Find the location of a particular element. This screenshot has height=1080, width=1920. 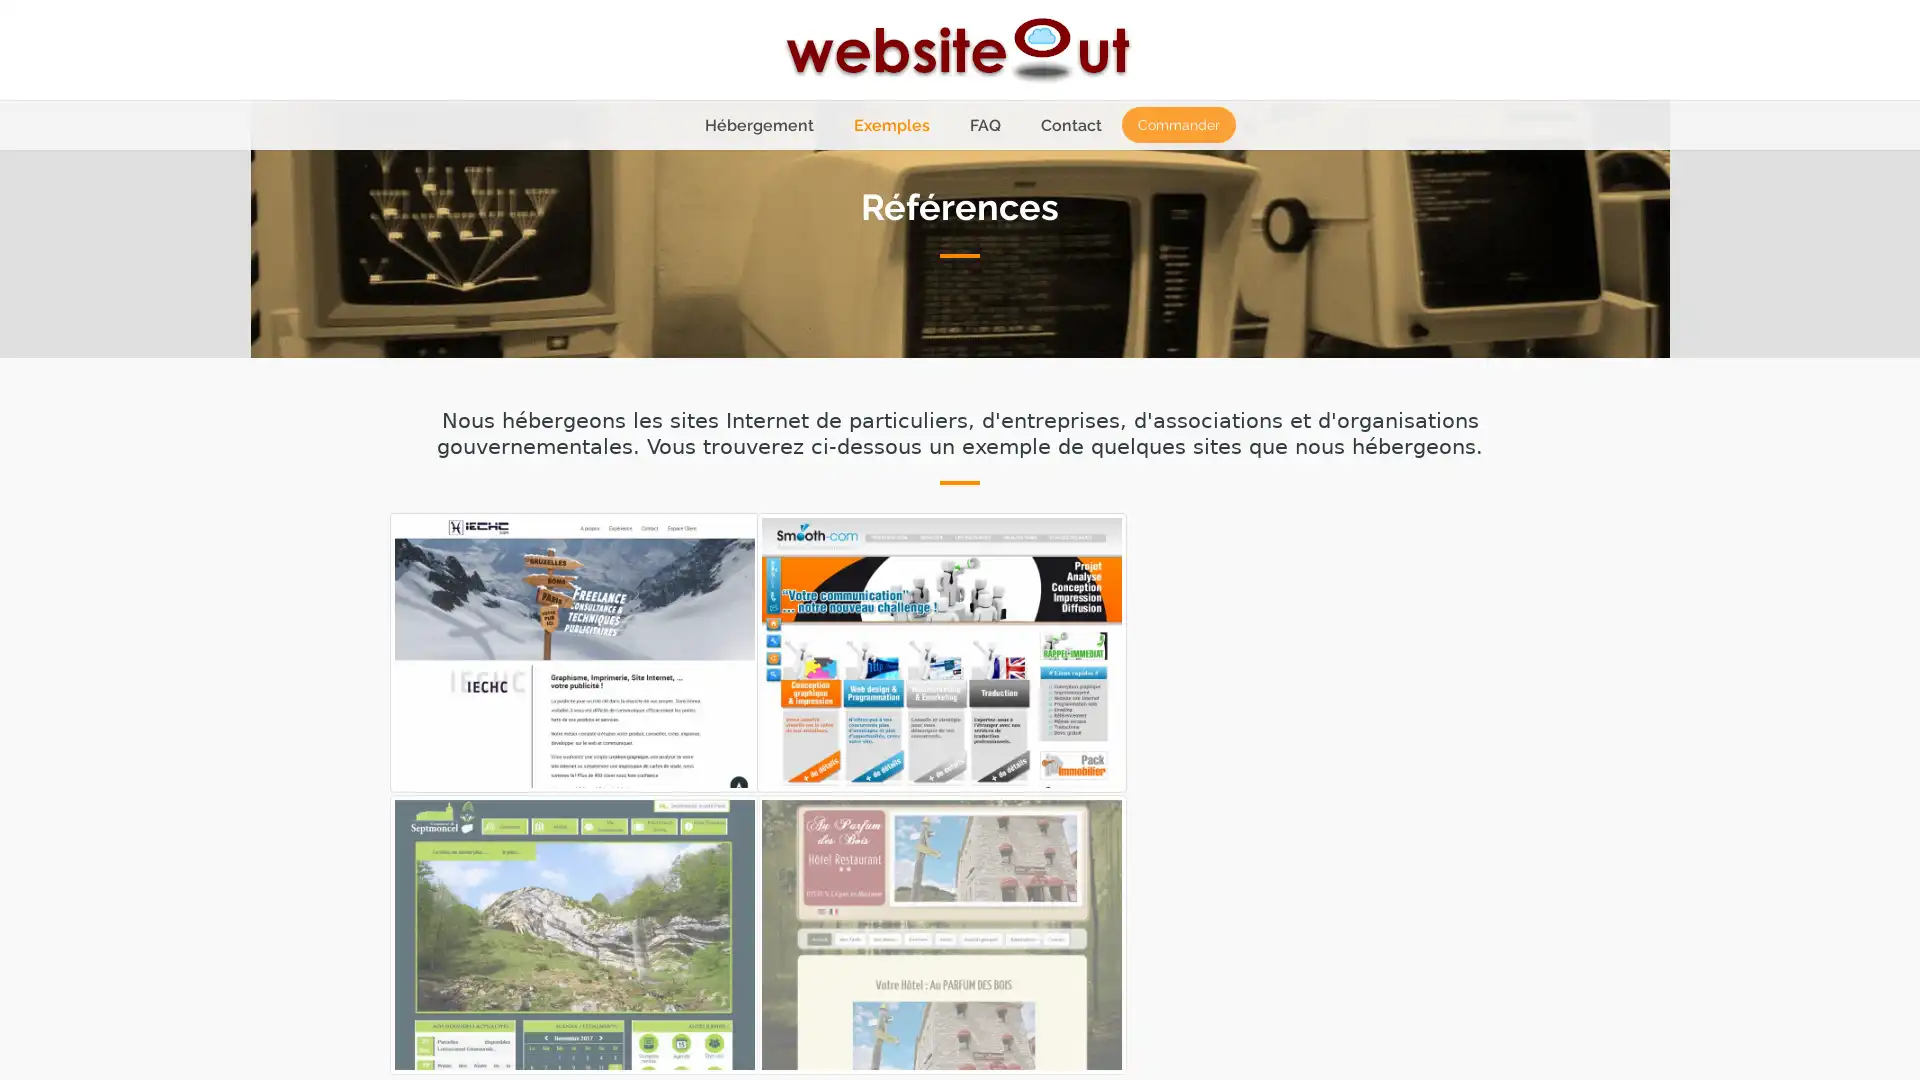

Commander is located at coordinates (1177, 124).